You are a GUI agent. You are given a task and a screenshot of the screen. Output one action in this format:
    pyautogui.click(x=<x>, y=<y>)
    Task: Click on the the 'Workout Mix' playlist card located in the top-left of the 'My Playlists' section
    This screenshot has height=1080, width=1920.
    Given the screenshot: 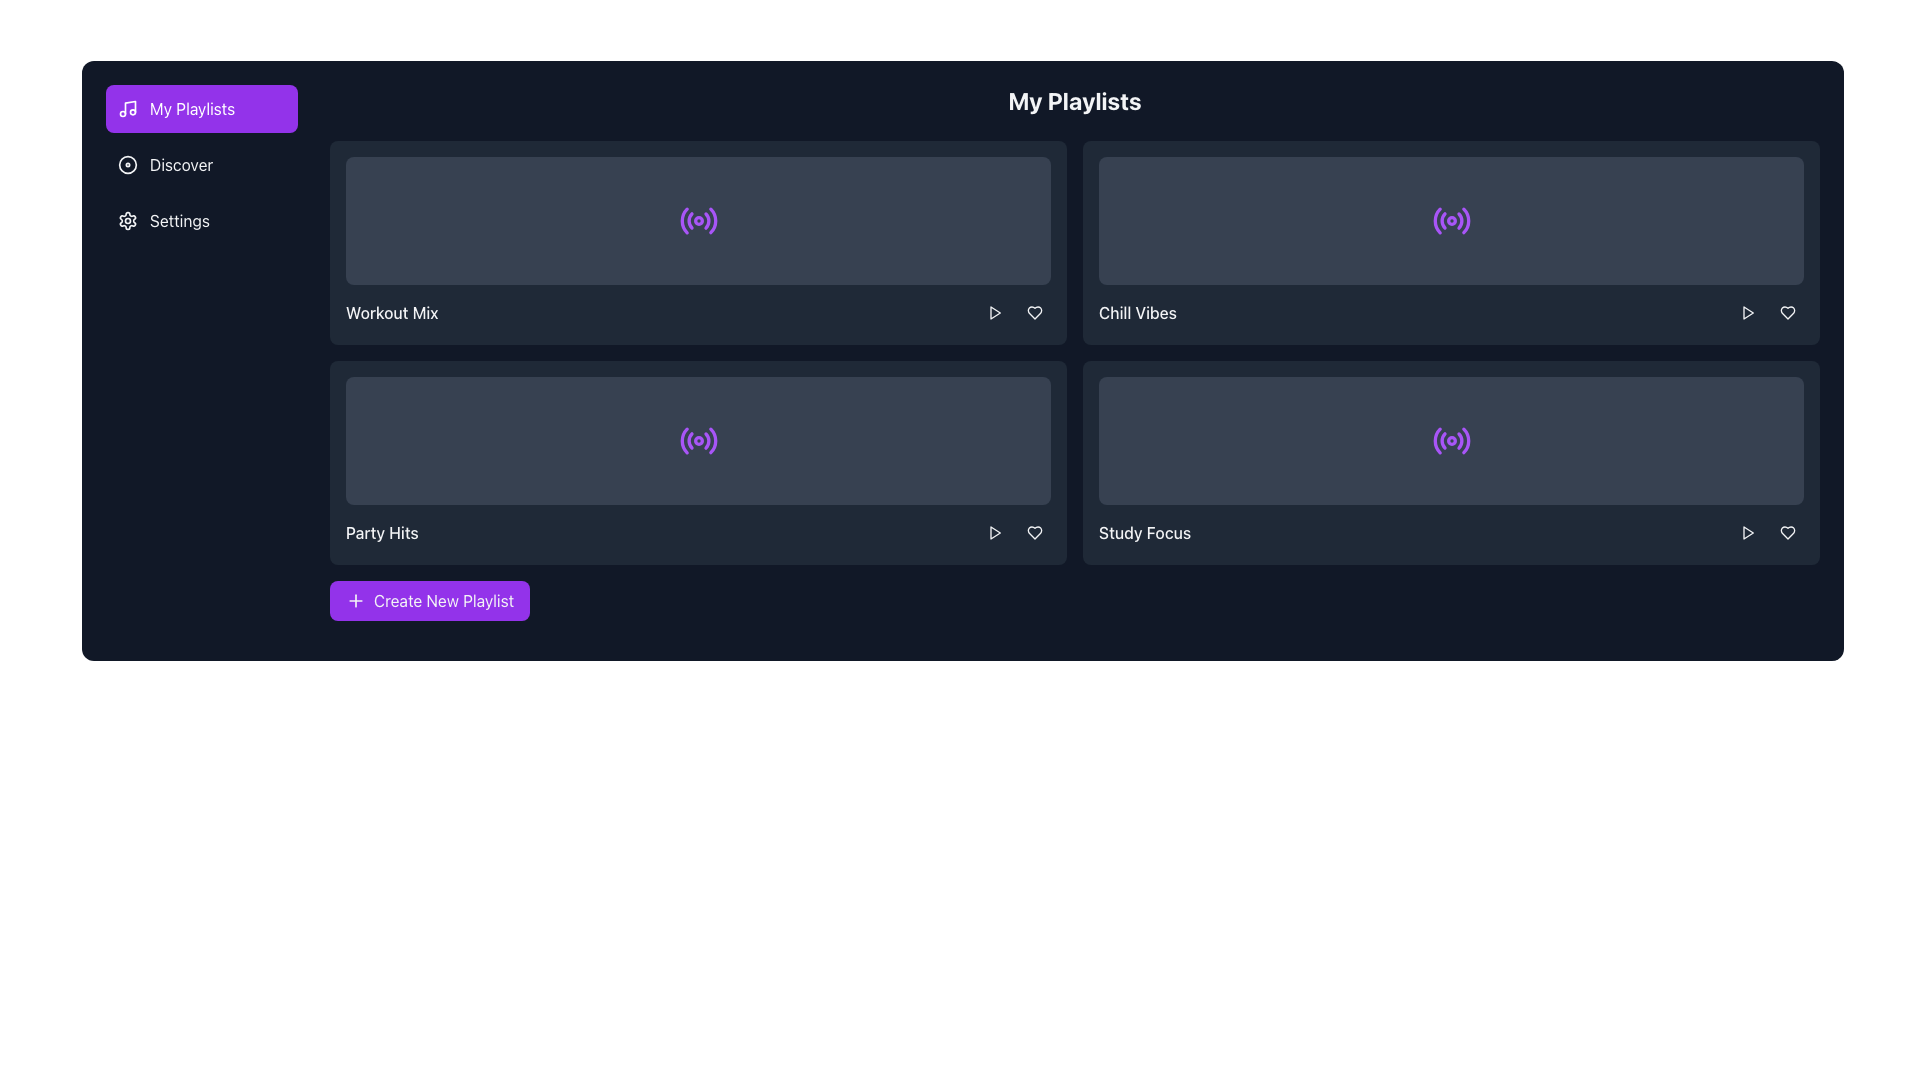 What is the action you would take?
    pyautogui.click(x=698, y=220)
    